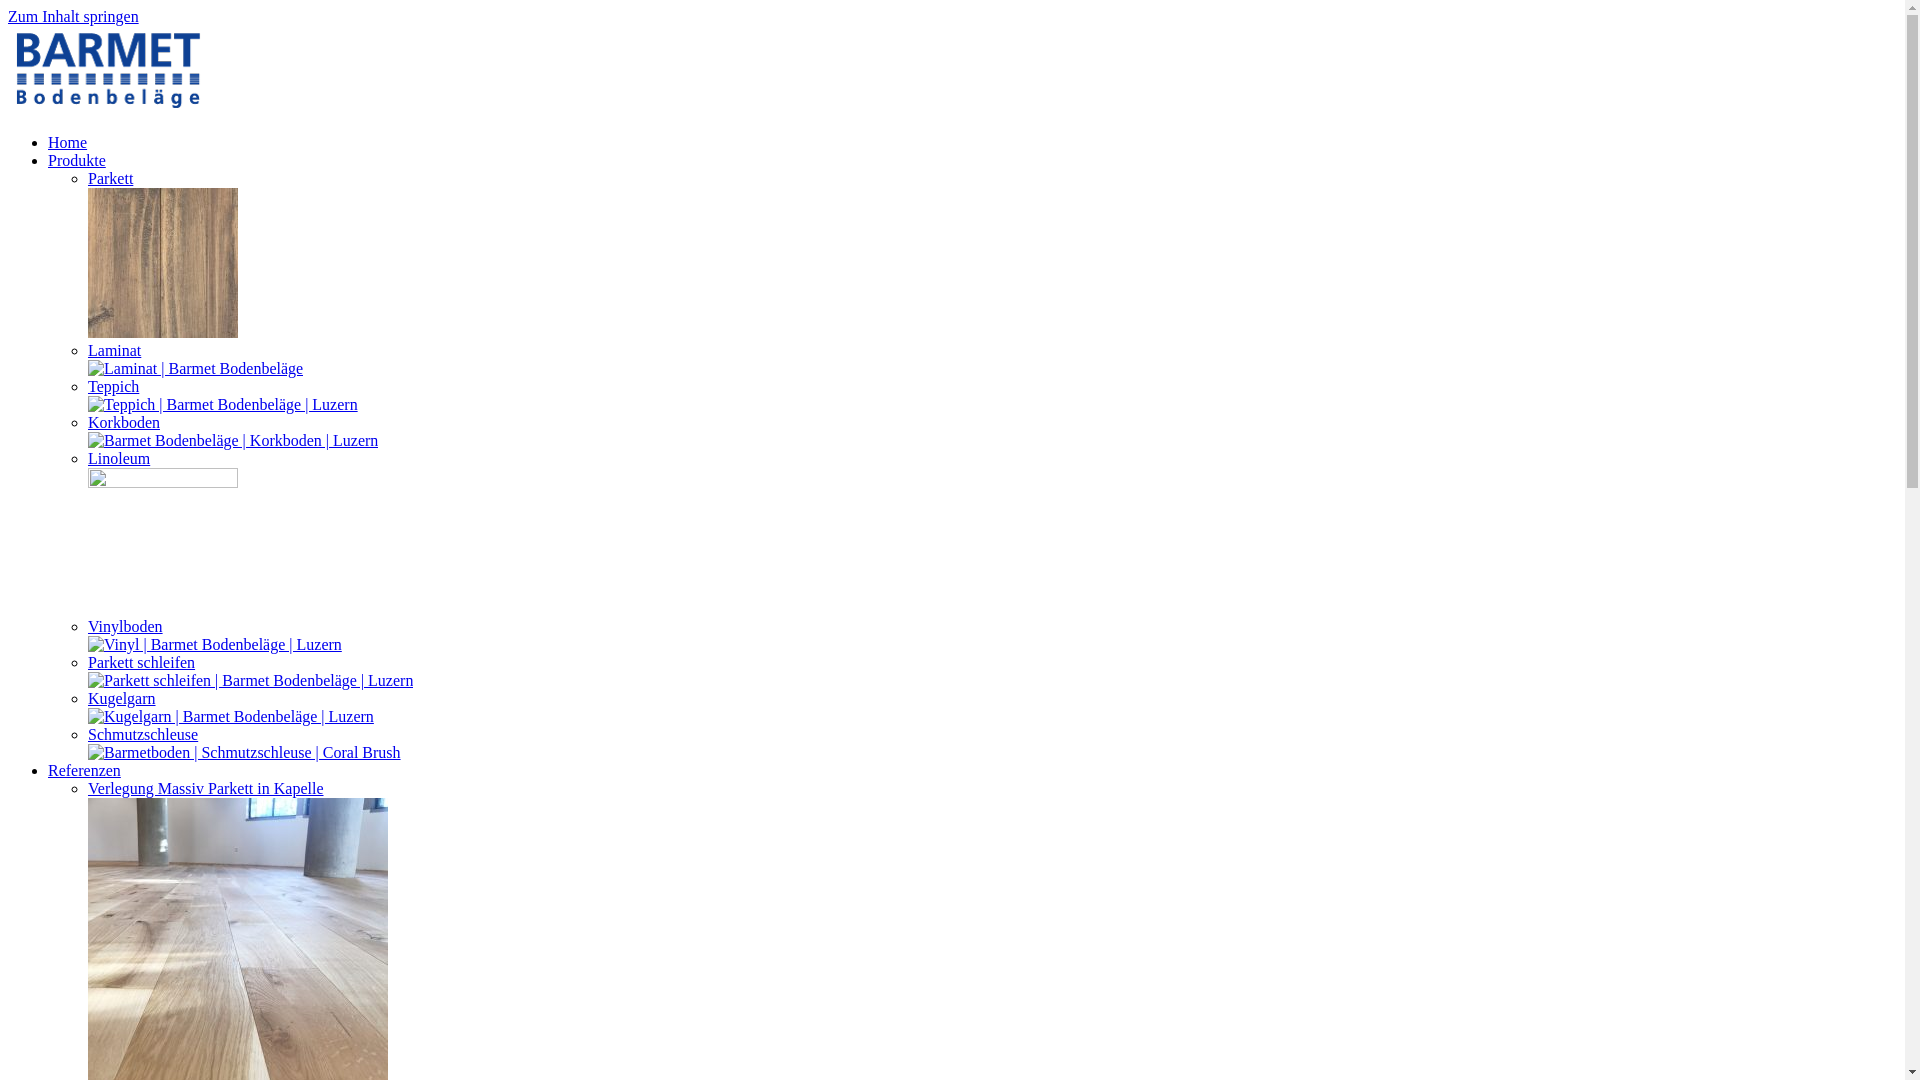 This screenshot has width=1920, height=1080. Describe the element at coordinates (118, 458) in the screenshot. I see `'Linoleum'` at that location.